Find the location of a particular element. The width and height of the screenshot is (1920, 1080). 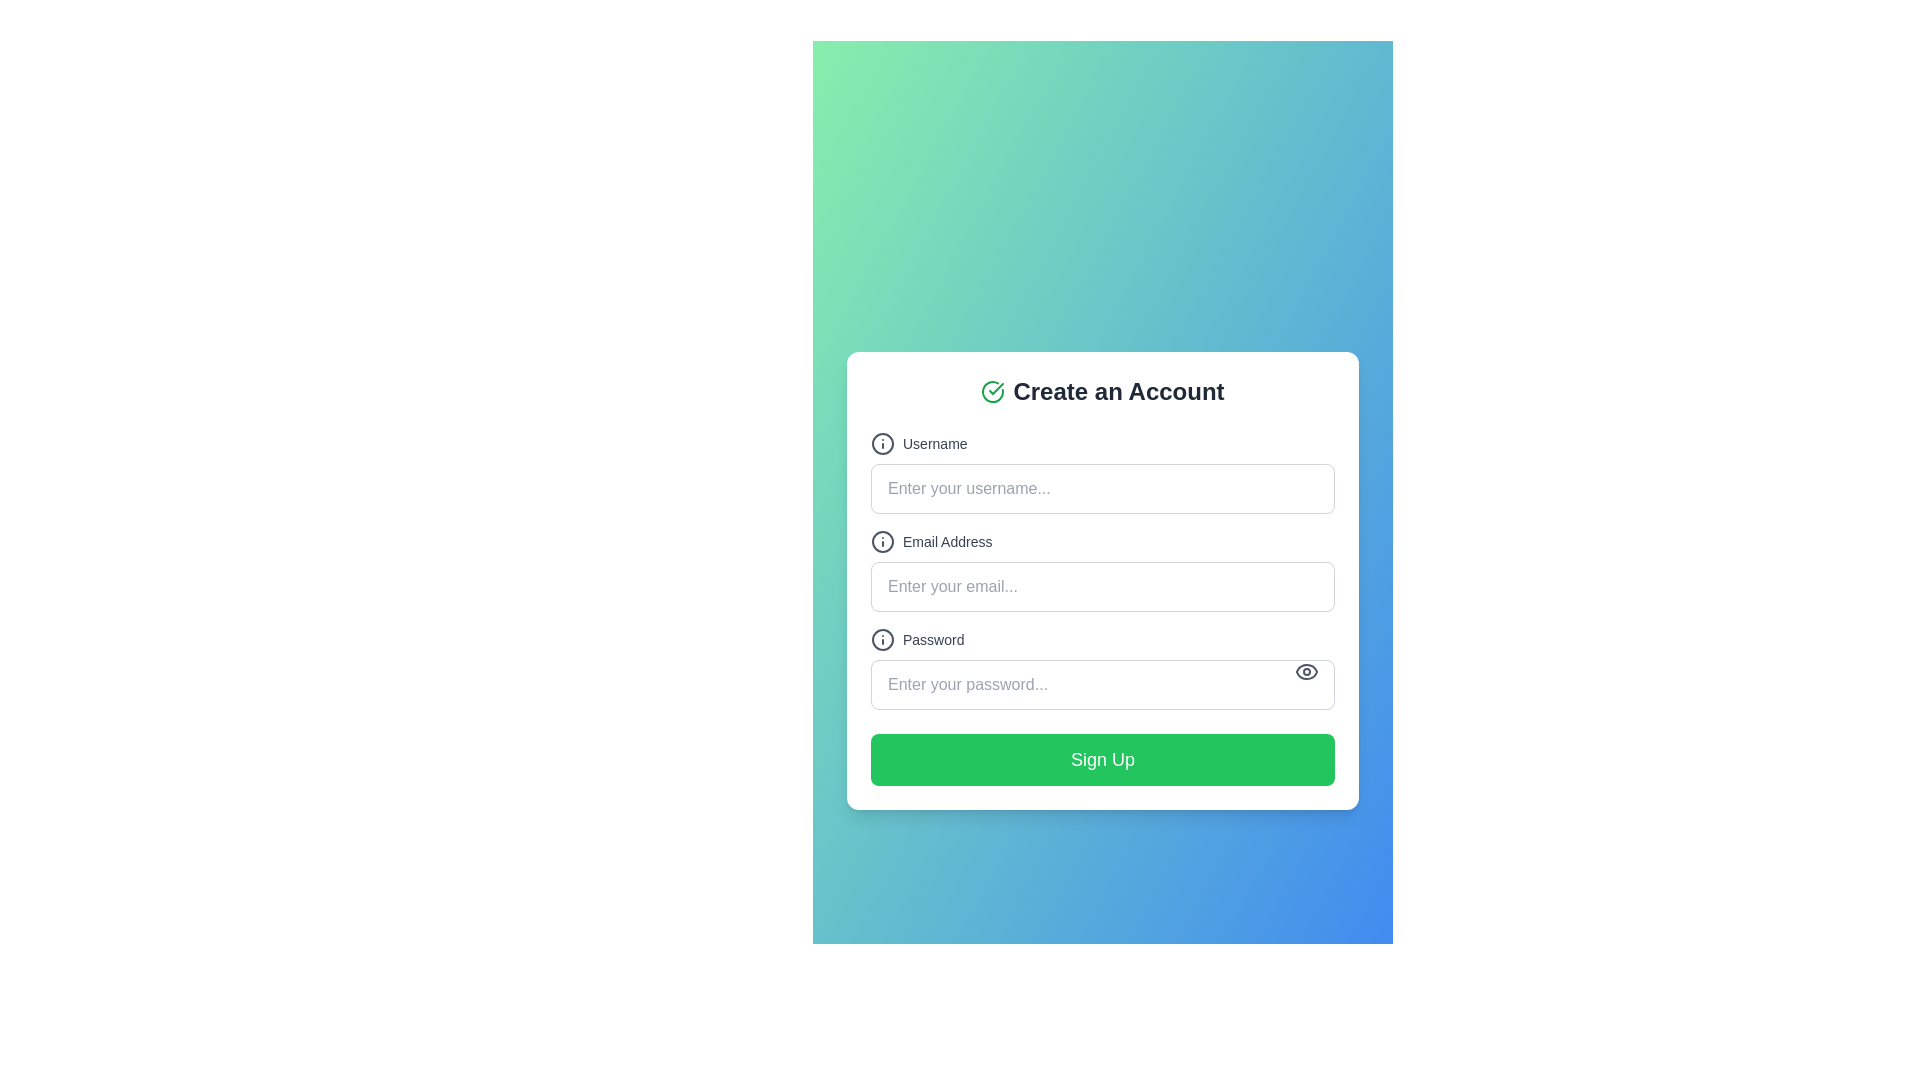

the informational icon located to the left of the 'Password' label in the form interface, slightly above the password input field is located at coordinates (882, 640).